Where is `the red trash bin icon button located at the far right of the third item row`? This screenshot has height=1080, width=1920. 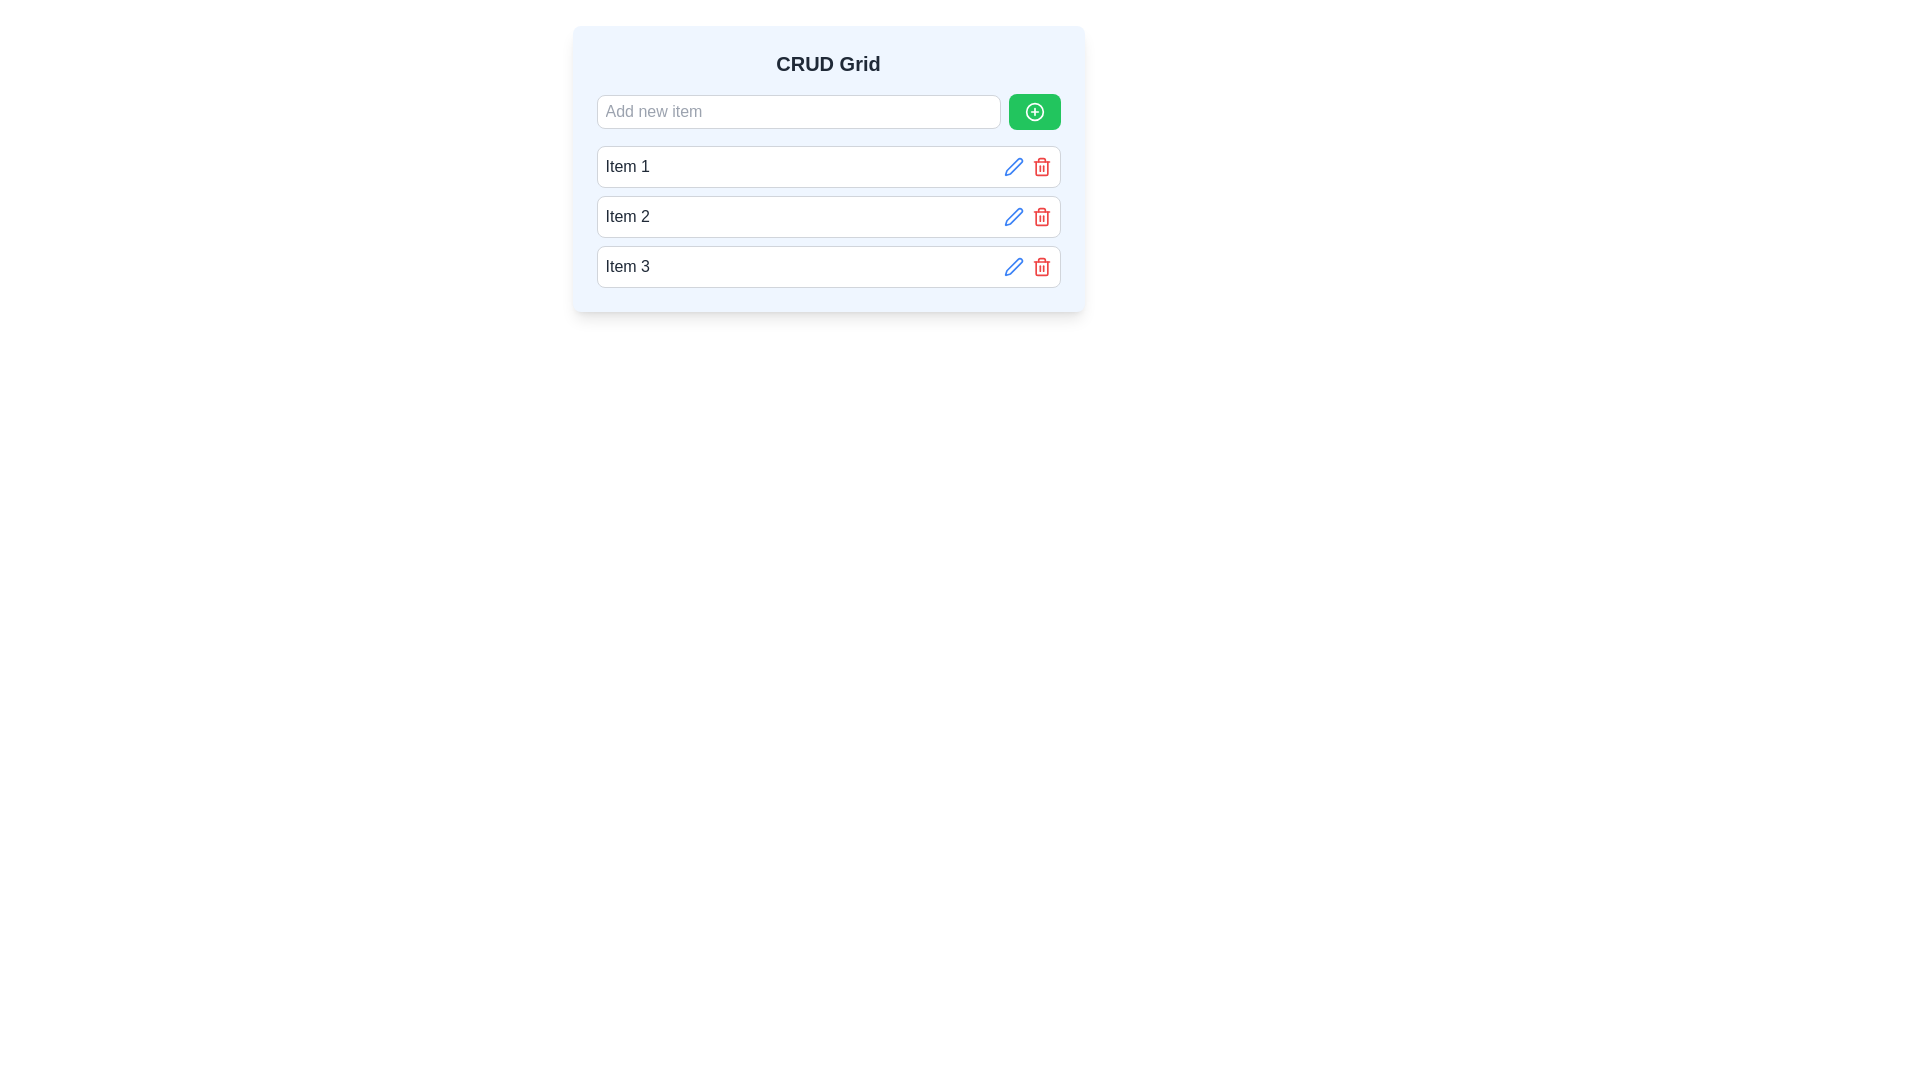
the red trash bin icon button located at the far right of the third item row is located at coordinates (1040, 265).